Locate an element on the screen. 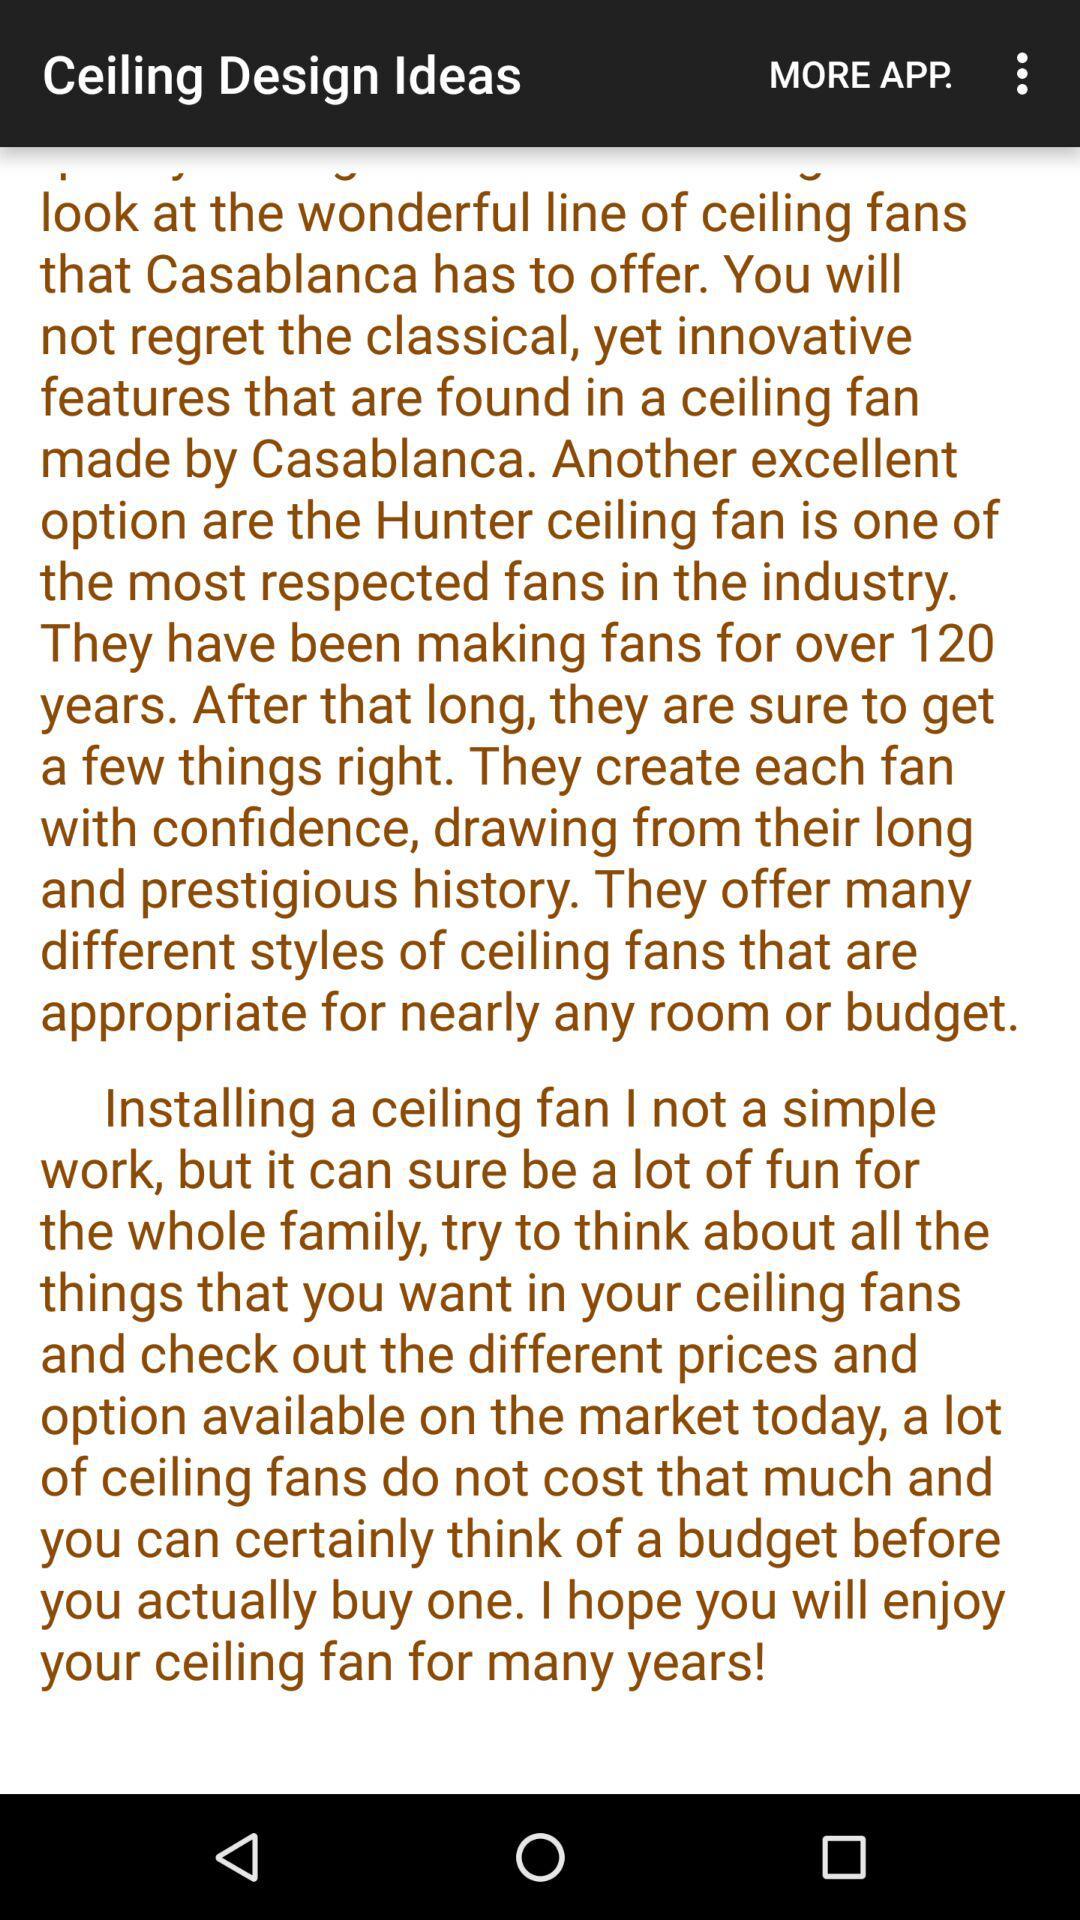 This screenshot has height=1920, width=1080. the item to the right of the more app. is located at coordinates (1027, 73).